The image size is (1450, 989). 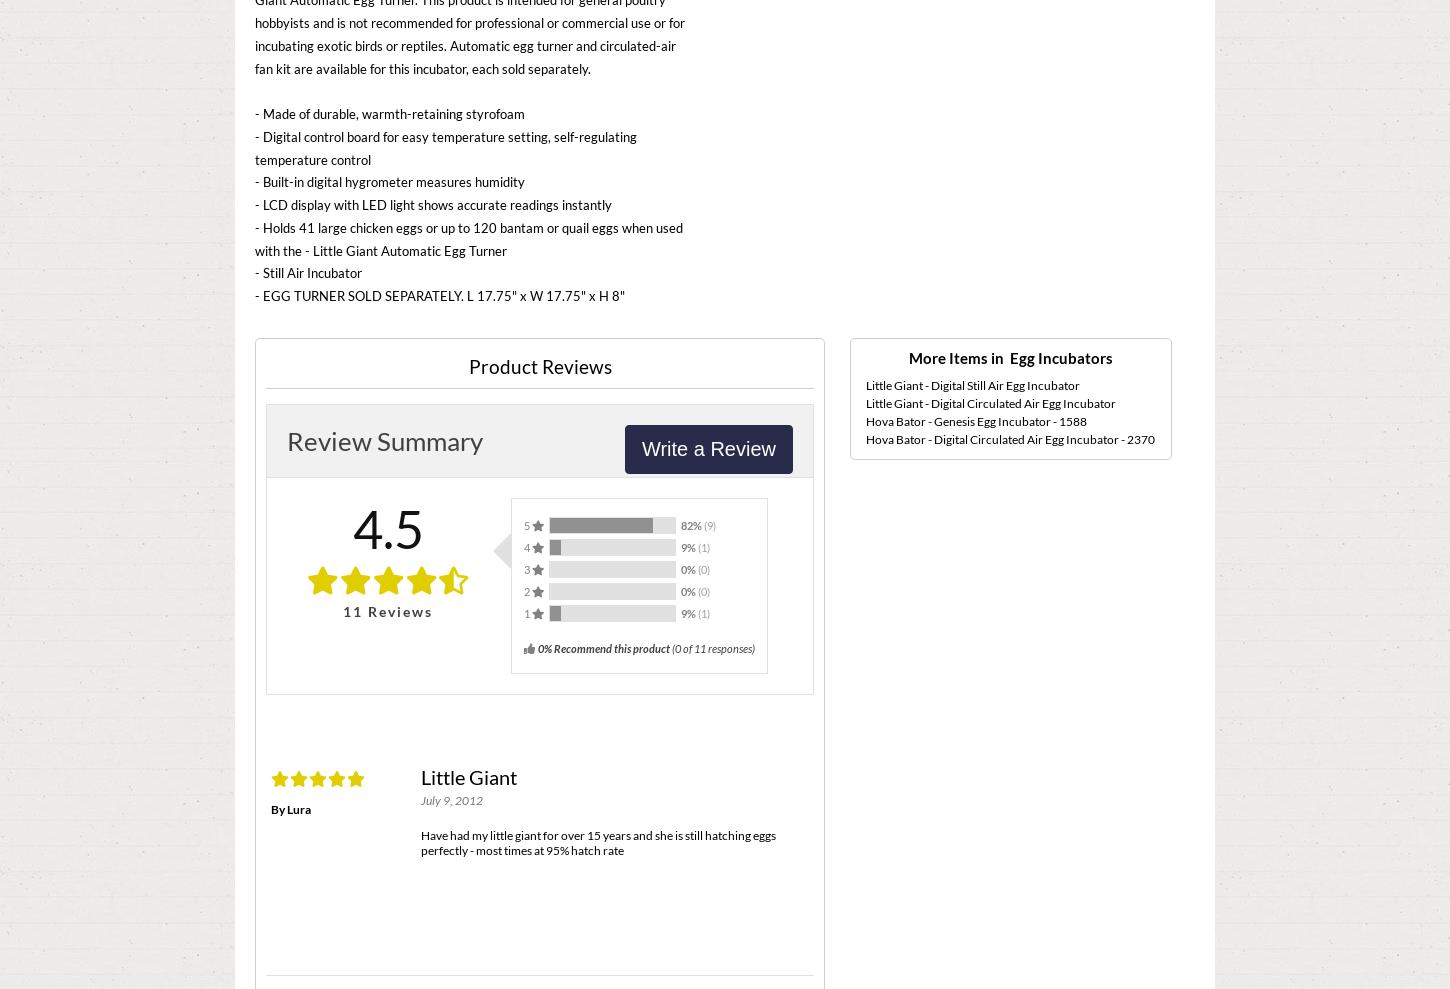 What do you see at coordinates (445, 146) in the screenshot?
I see `'- Digital control board for easy temperature setting, self-regulating temperature control'` at bounding box center [445, 146].